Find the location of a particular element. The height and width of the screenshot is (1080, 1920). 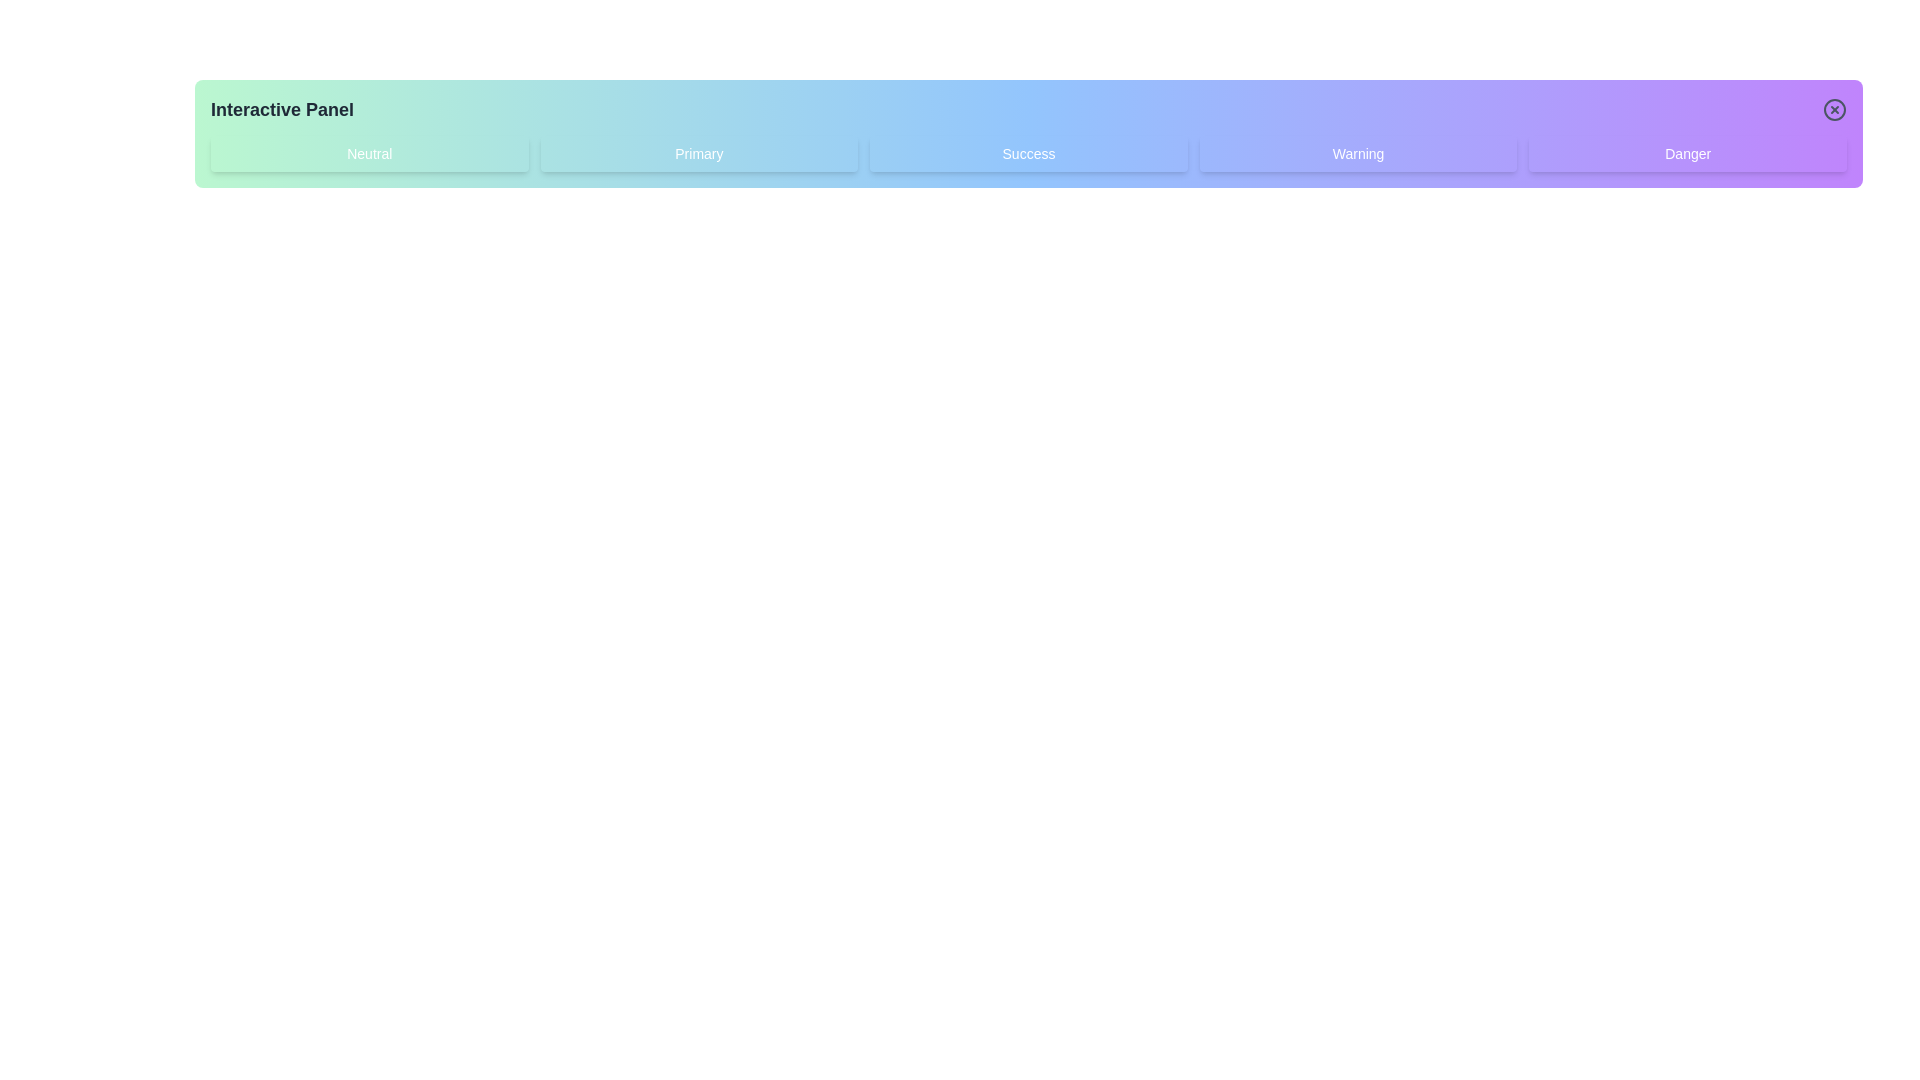

the 'Neutral' button, which is the leftmost button in a horizontal set of buttons is located at coordinates (369, 153).